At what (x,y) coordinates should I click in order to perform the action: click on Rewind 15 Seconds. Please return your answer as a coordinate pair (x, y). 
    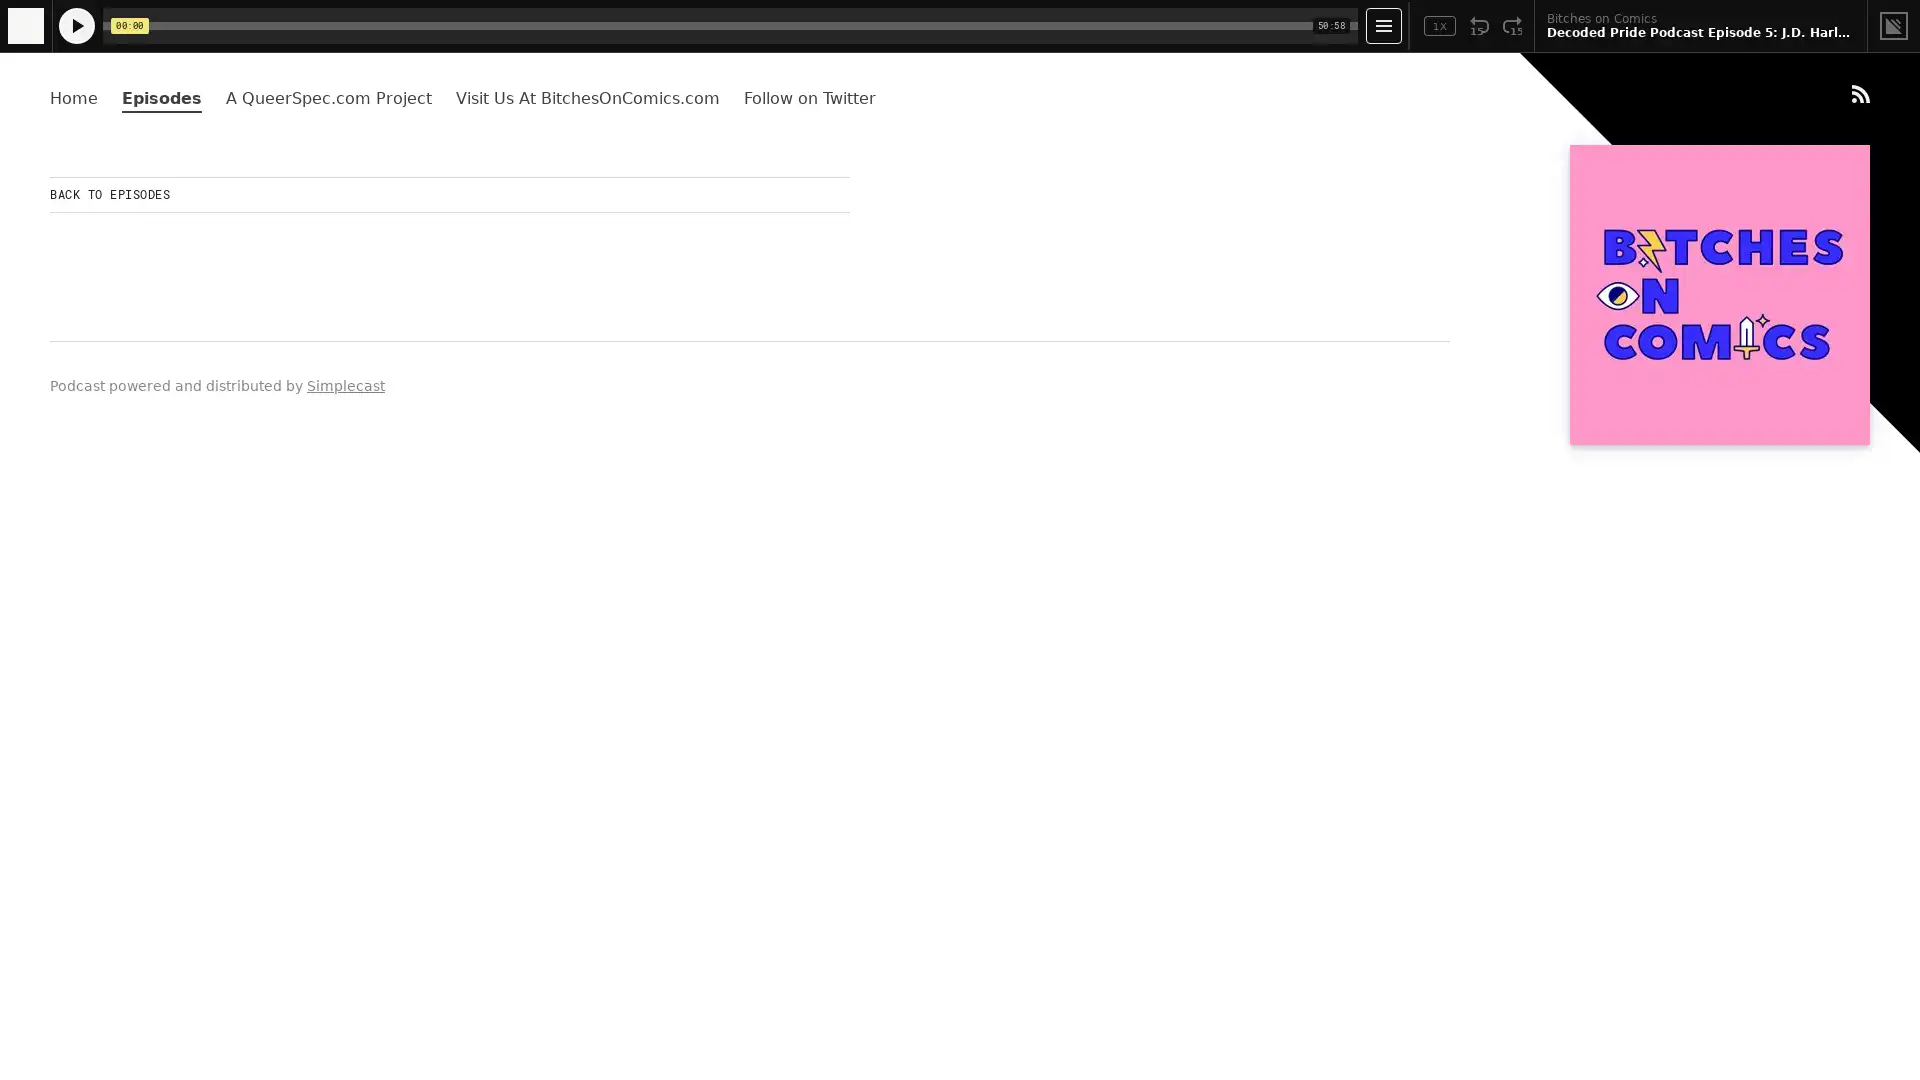
    Looking at the image, I should click on (1479, 26).